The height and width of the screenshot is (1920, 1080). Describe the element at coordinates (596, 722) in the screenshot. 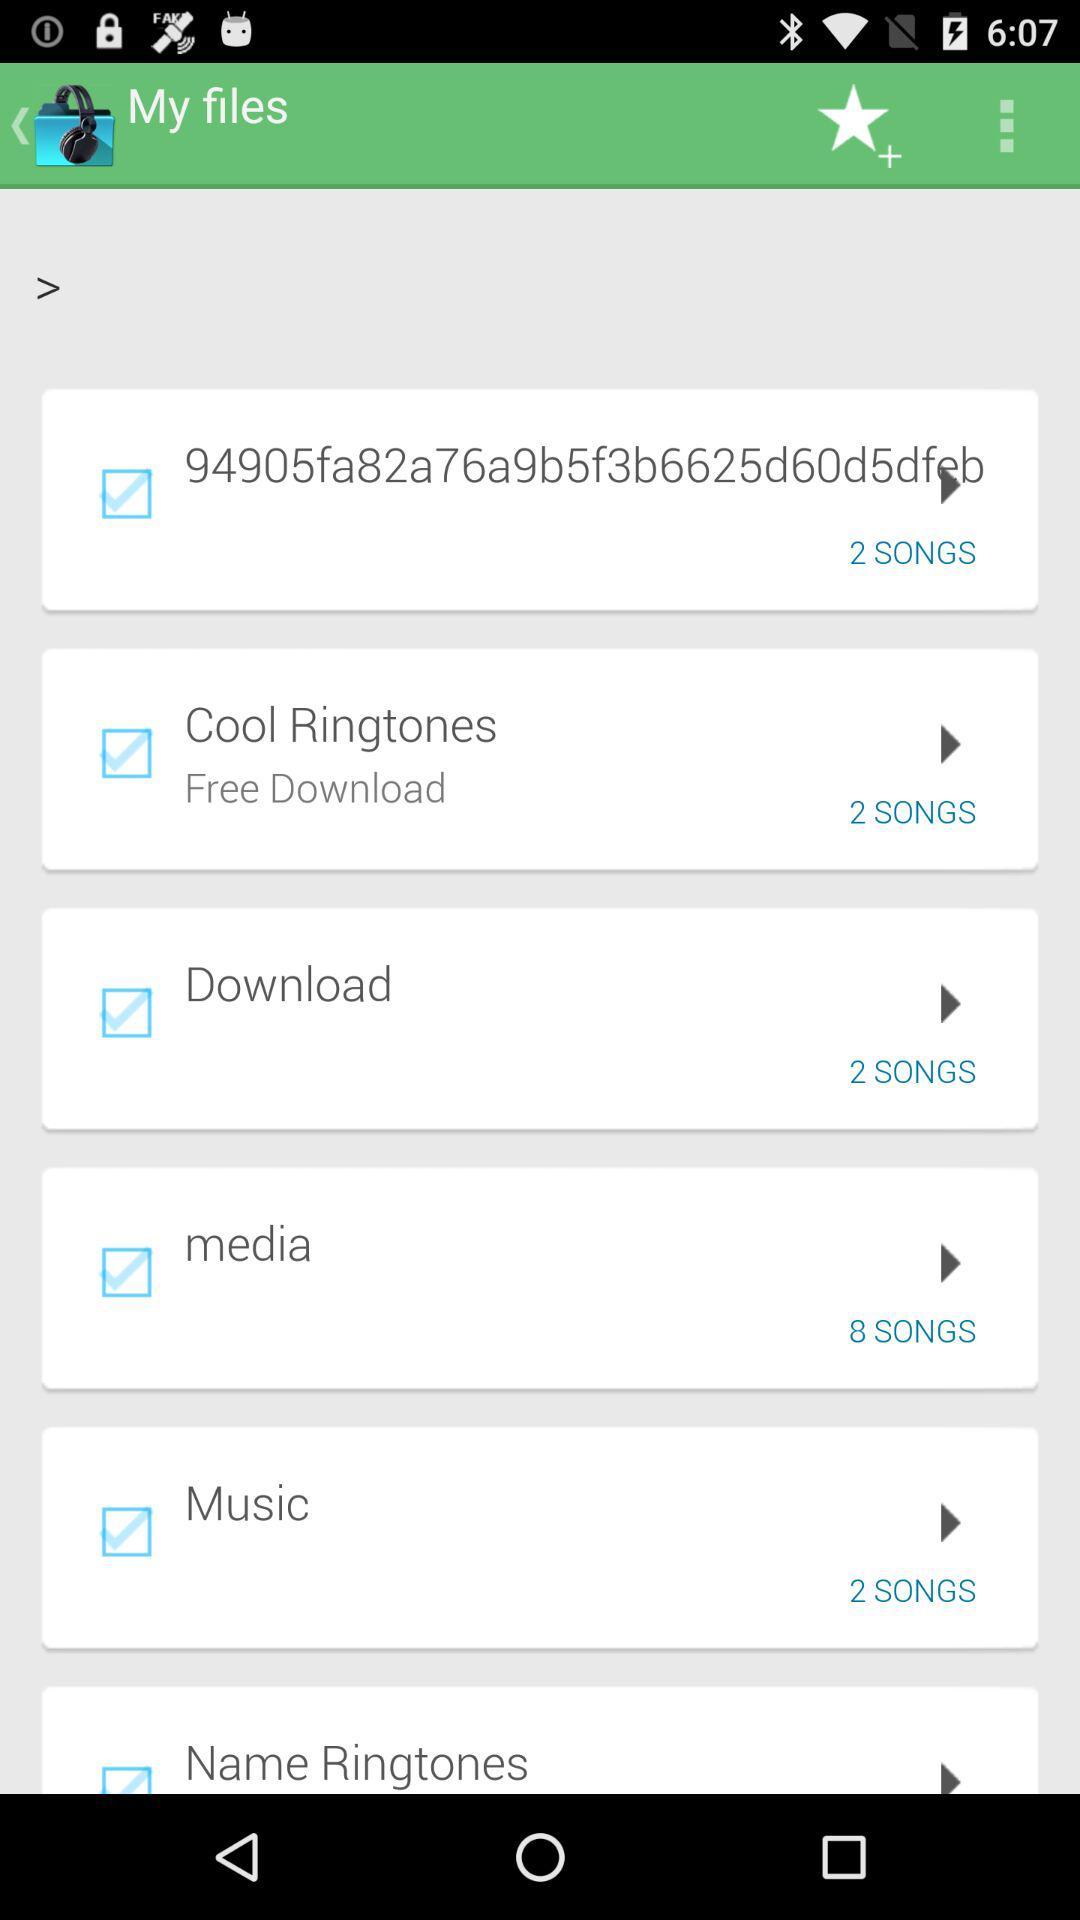

I see `the icon below 2 songs` at that location.